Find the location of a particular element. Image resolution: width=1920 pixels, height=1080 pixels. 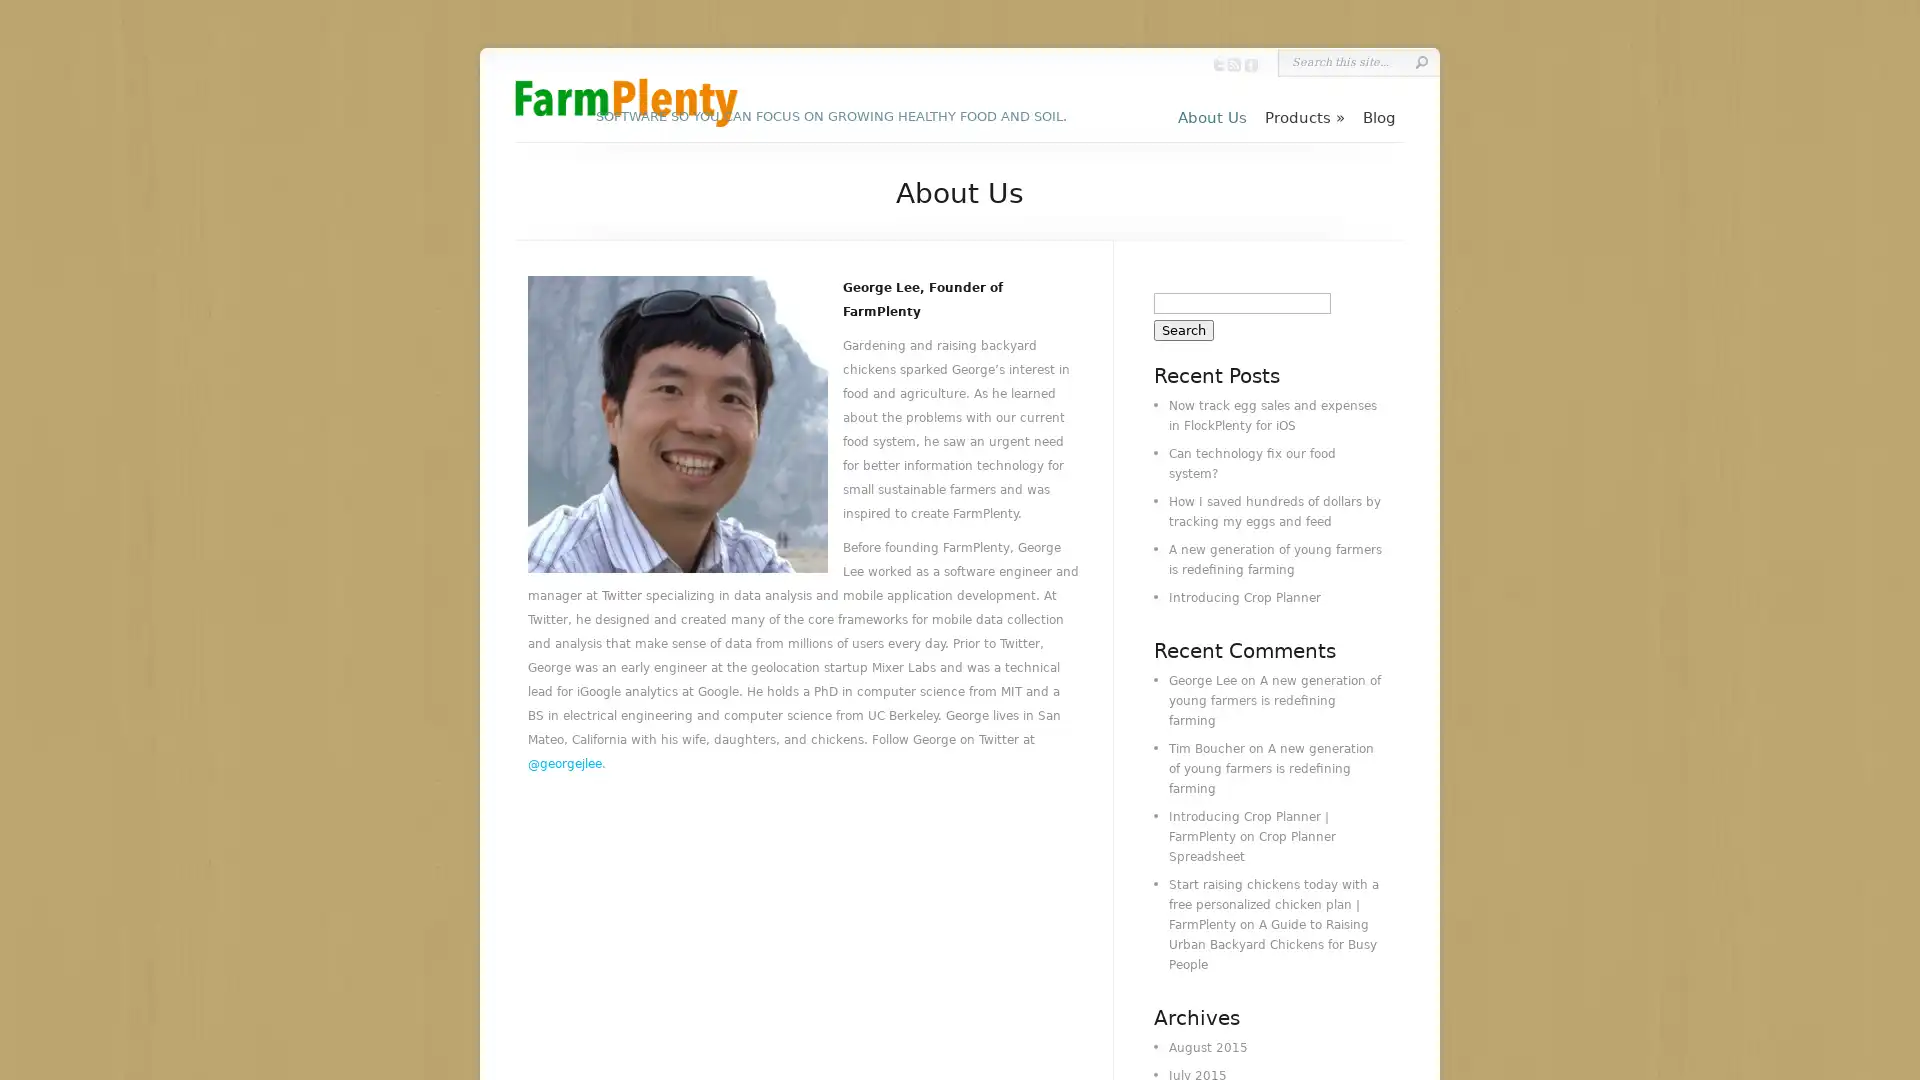

Search is located at coordinates (1184, 329).